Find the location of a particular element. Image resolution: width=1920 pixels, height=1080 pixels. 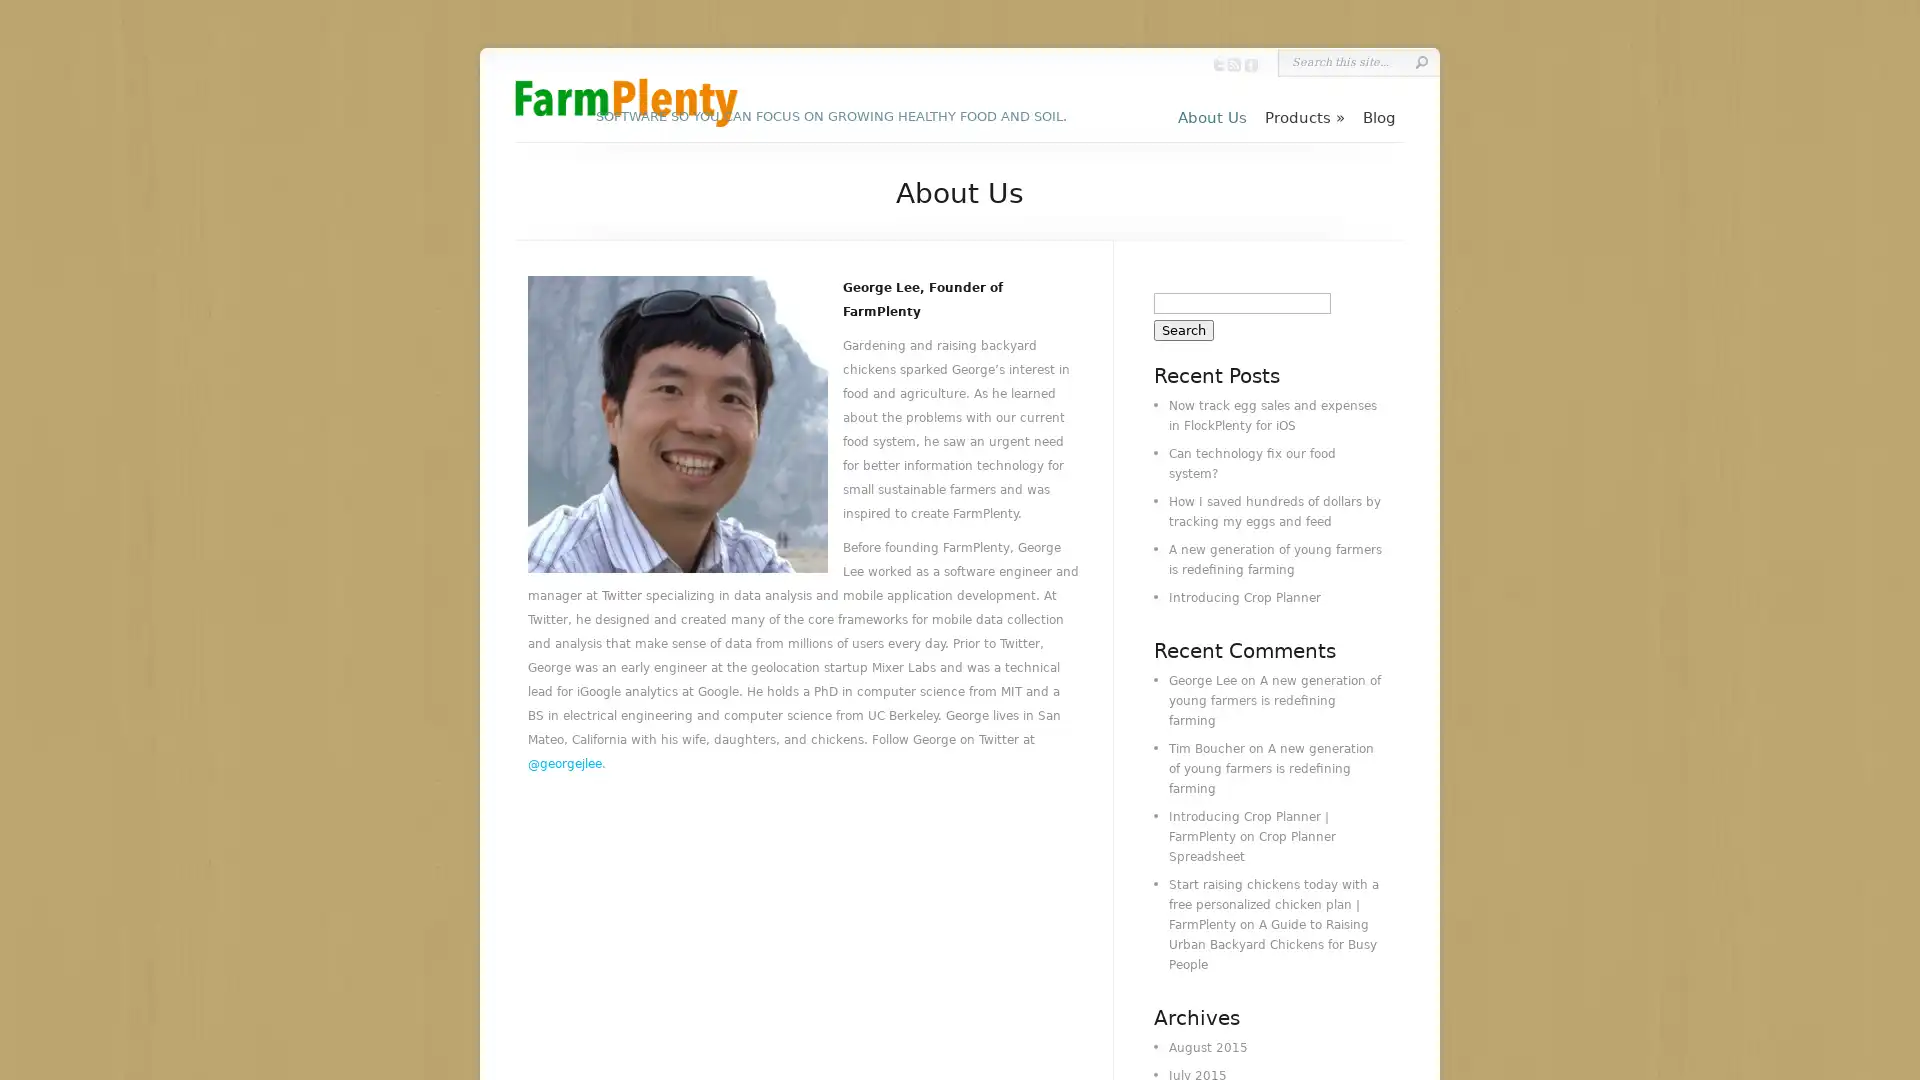

Search is located at coordinates (1184, 329).